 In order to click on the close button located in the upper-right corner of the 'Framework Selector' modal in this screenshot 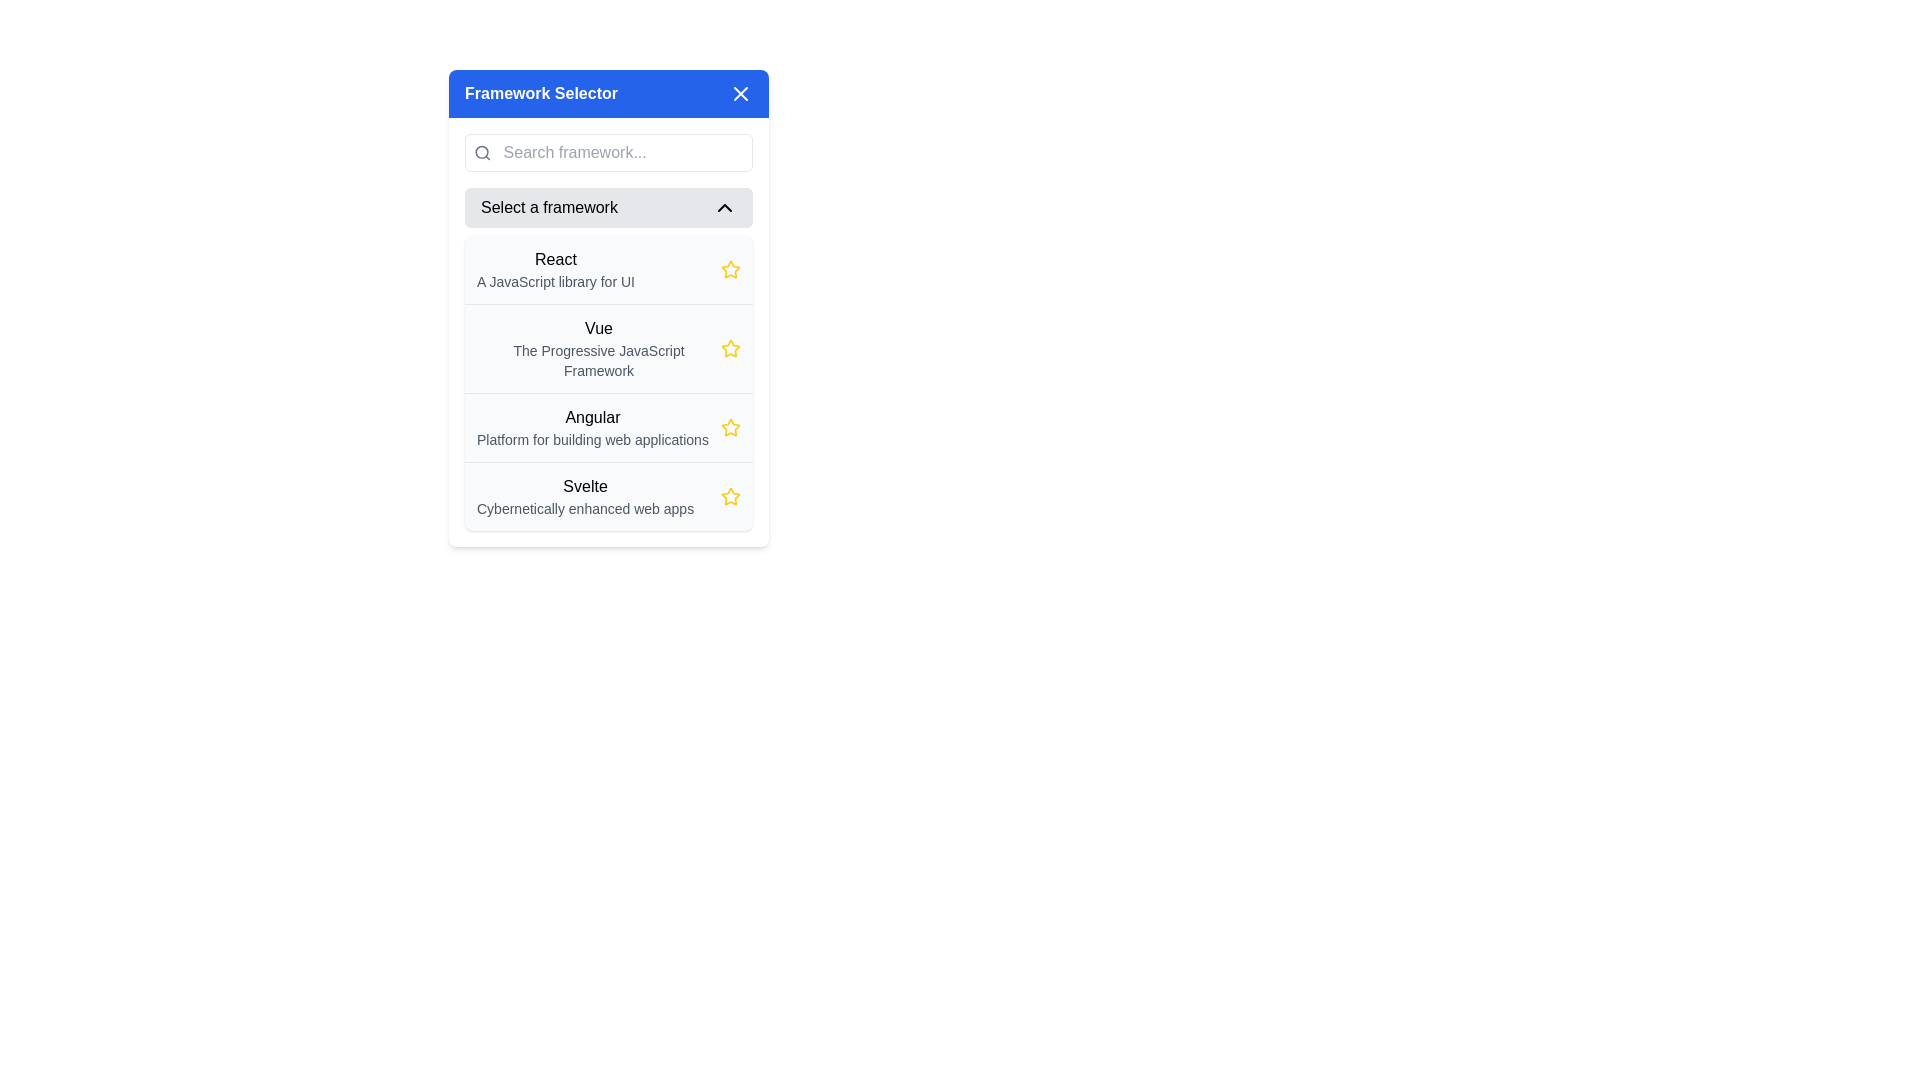, I will do `click(739, 93)`.